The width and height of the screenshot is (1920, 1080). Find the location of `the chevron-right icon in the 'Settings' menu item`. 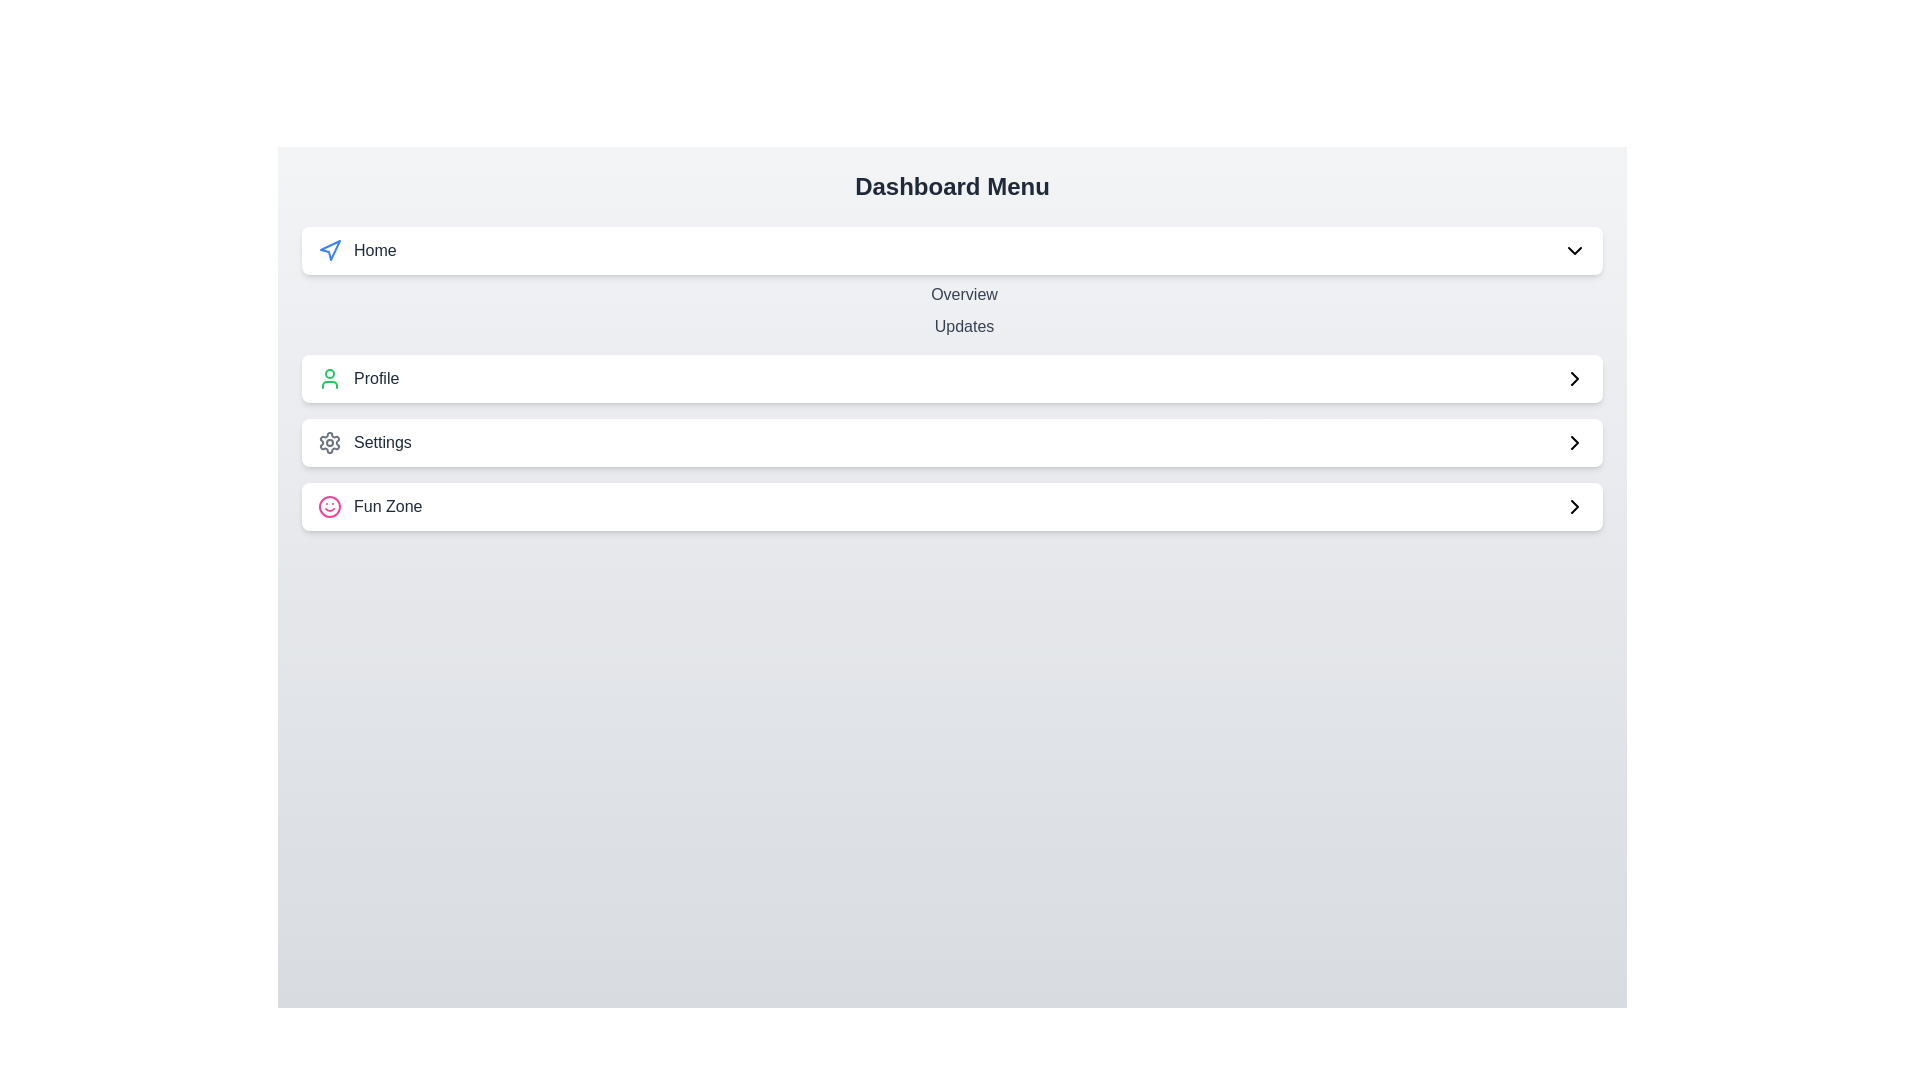

the chevron-right icon in the 'Settings' menu item is located at coordinates (1573, 442).